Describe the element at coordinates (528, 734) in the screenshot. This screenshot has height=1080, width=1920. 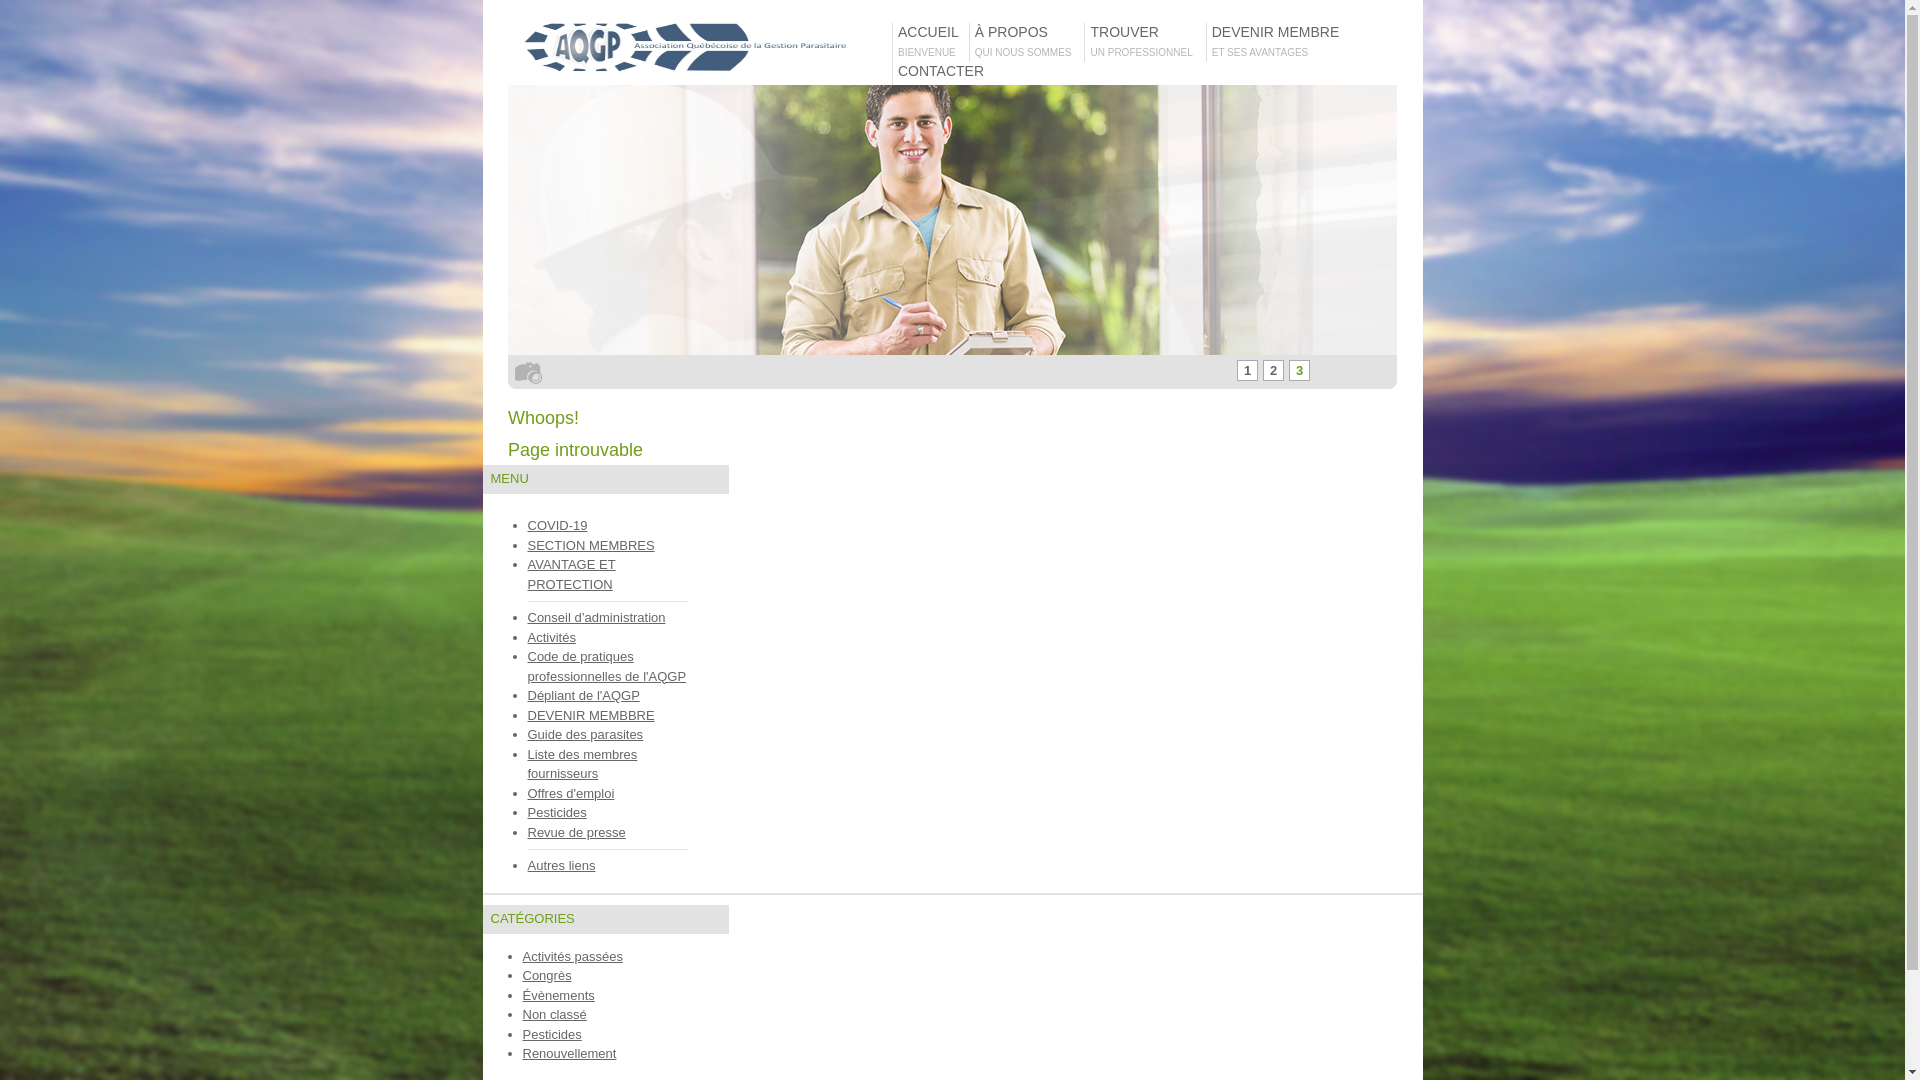
I see `'Guide des parasites'` at that location.